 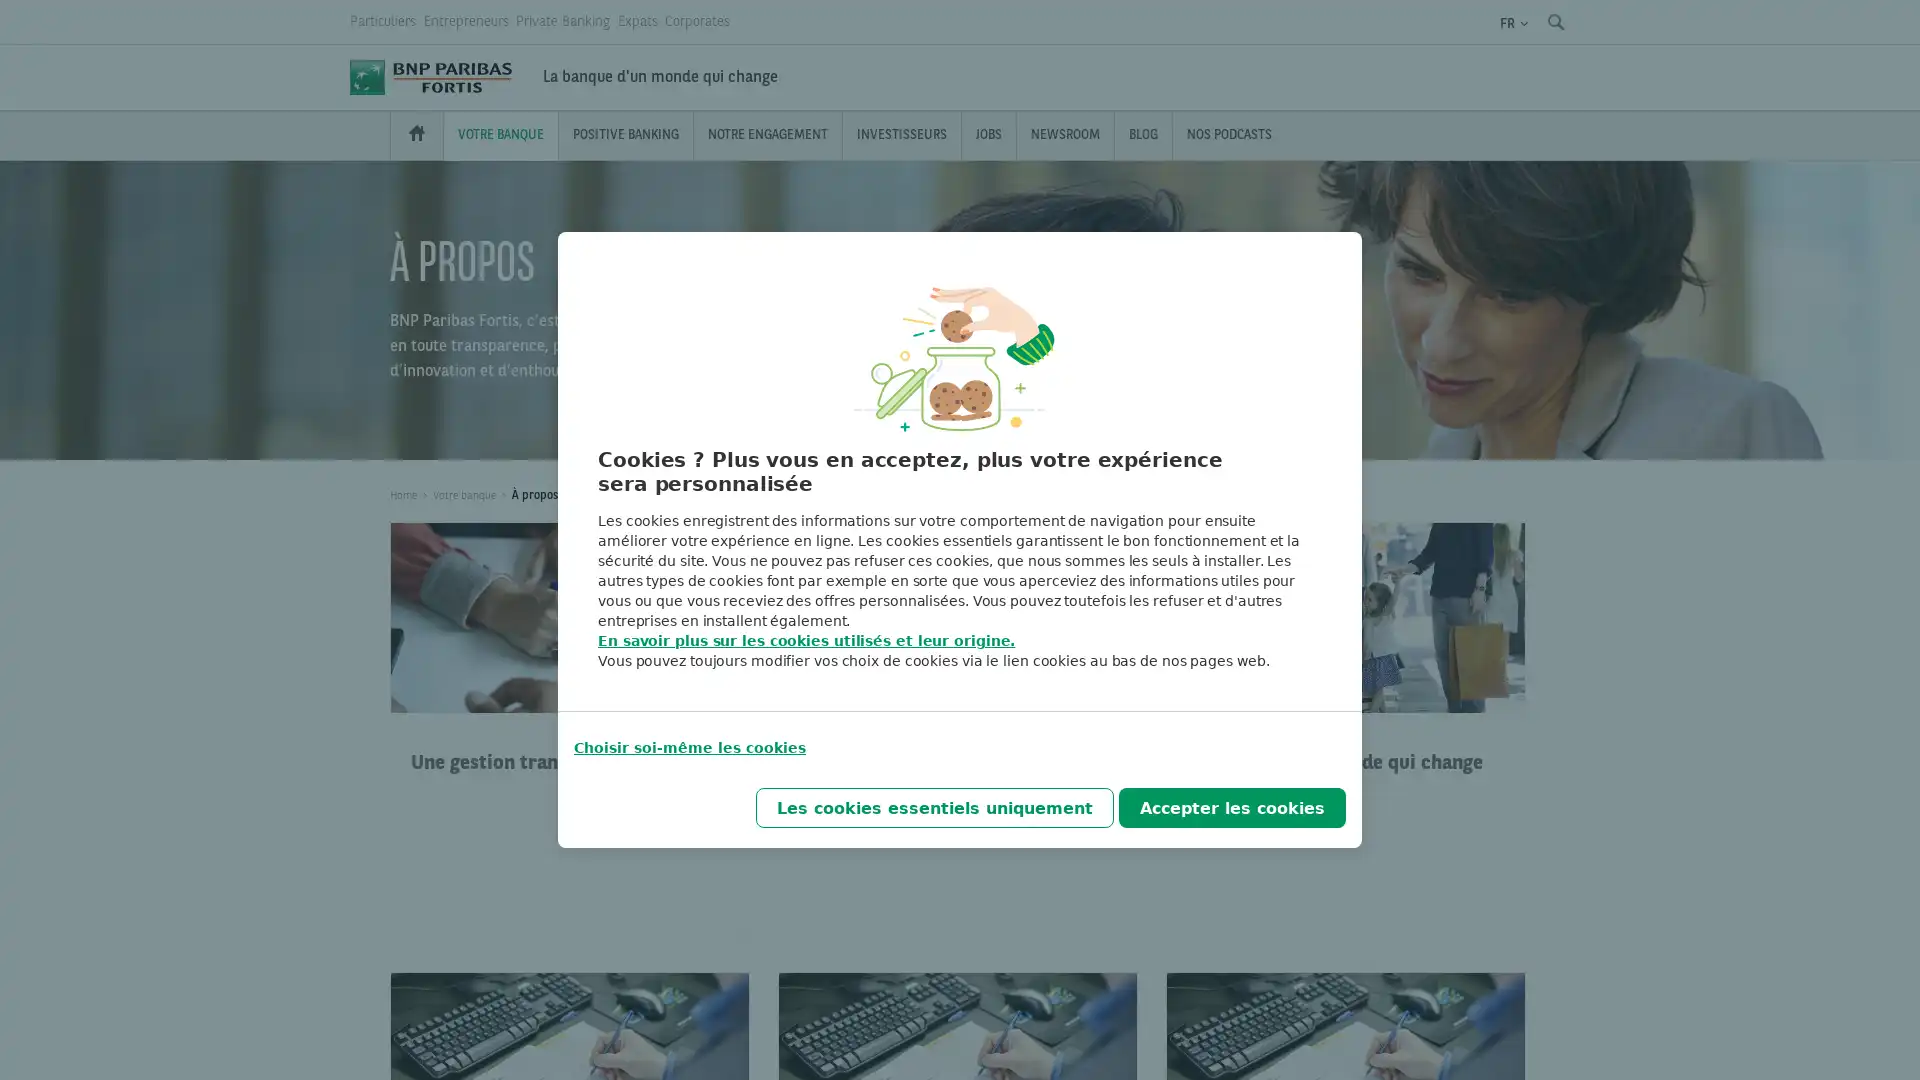 I want to click on Search, so click(x=1554, y=22).